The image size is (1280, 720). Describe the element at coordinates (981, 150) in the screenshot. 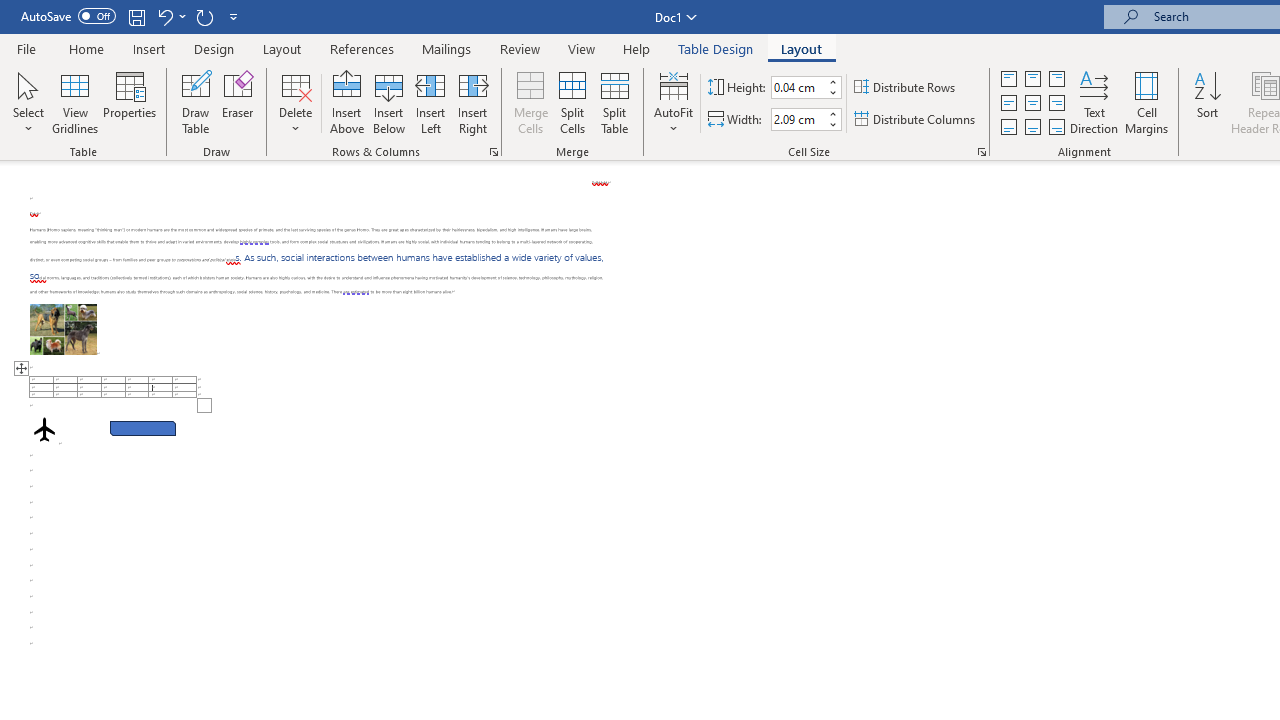

I see `'Properties...'` at that location.